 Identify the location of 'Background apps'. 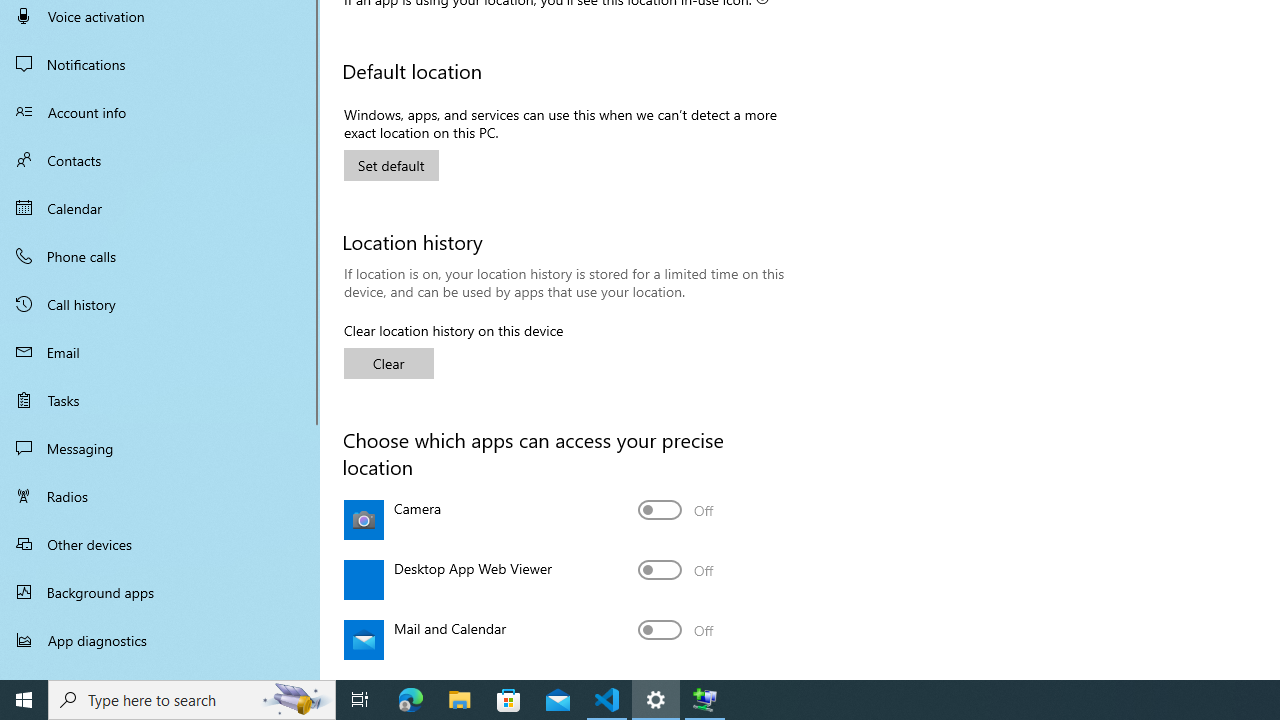
(160, 591).